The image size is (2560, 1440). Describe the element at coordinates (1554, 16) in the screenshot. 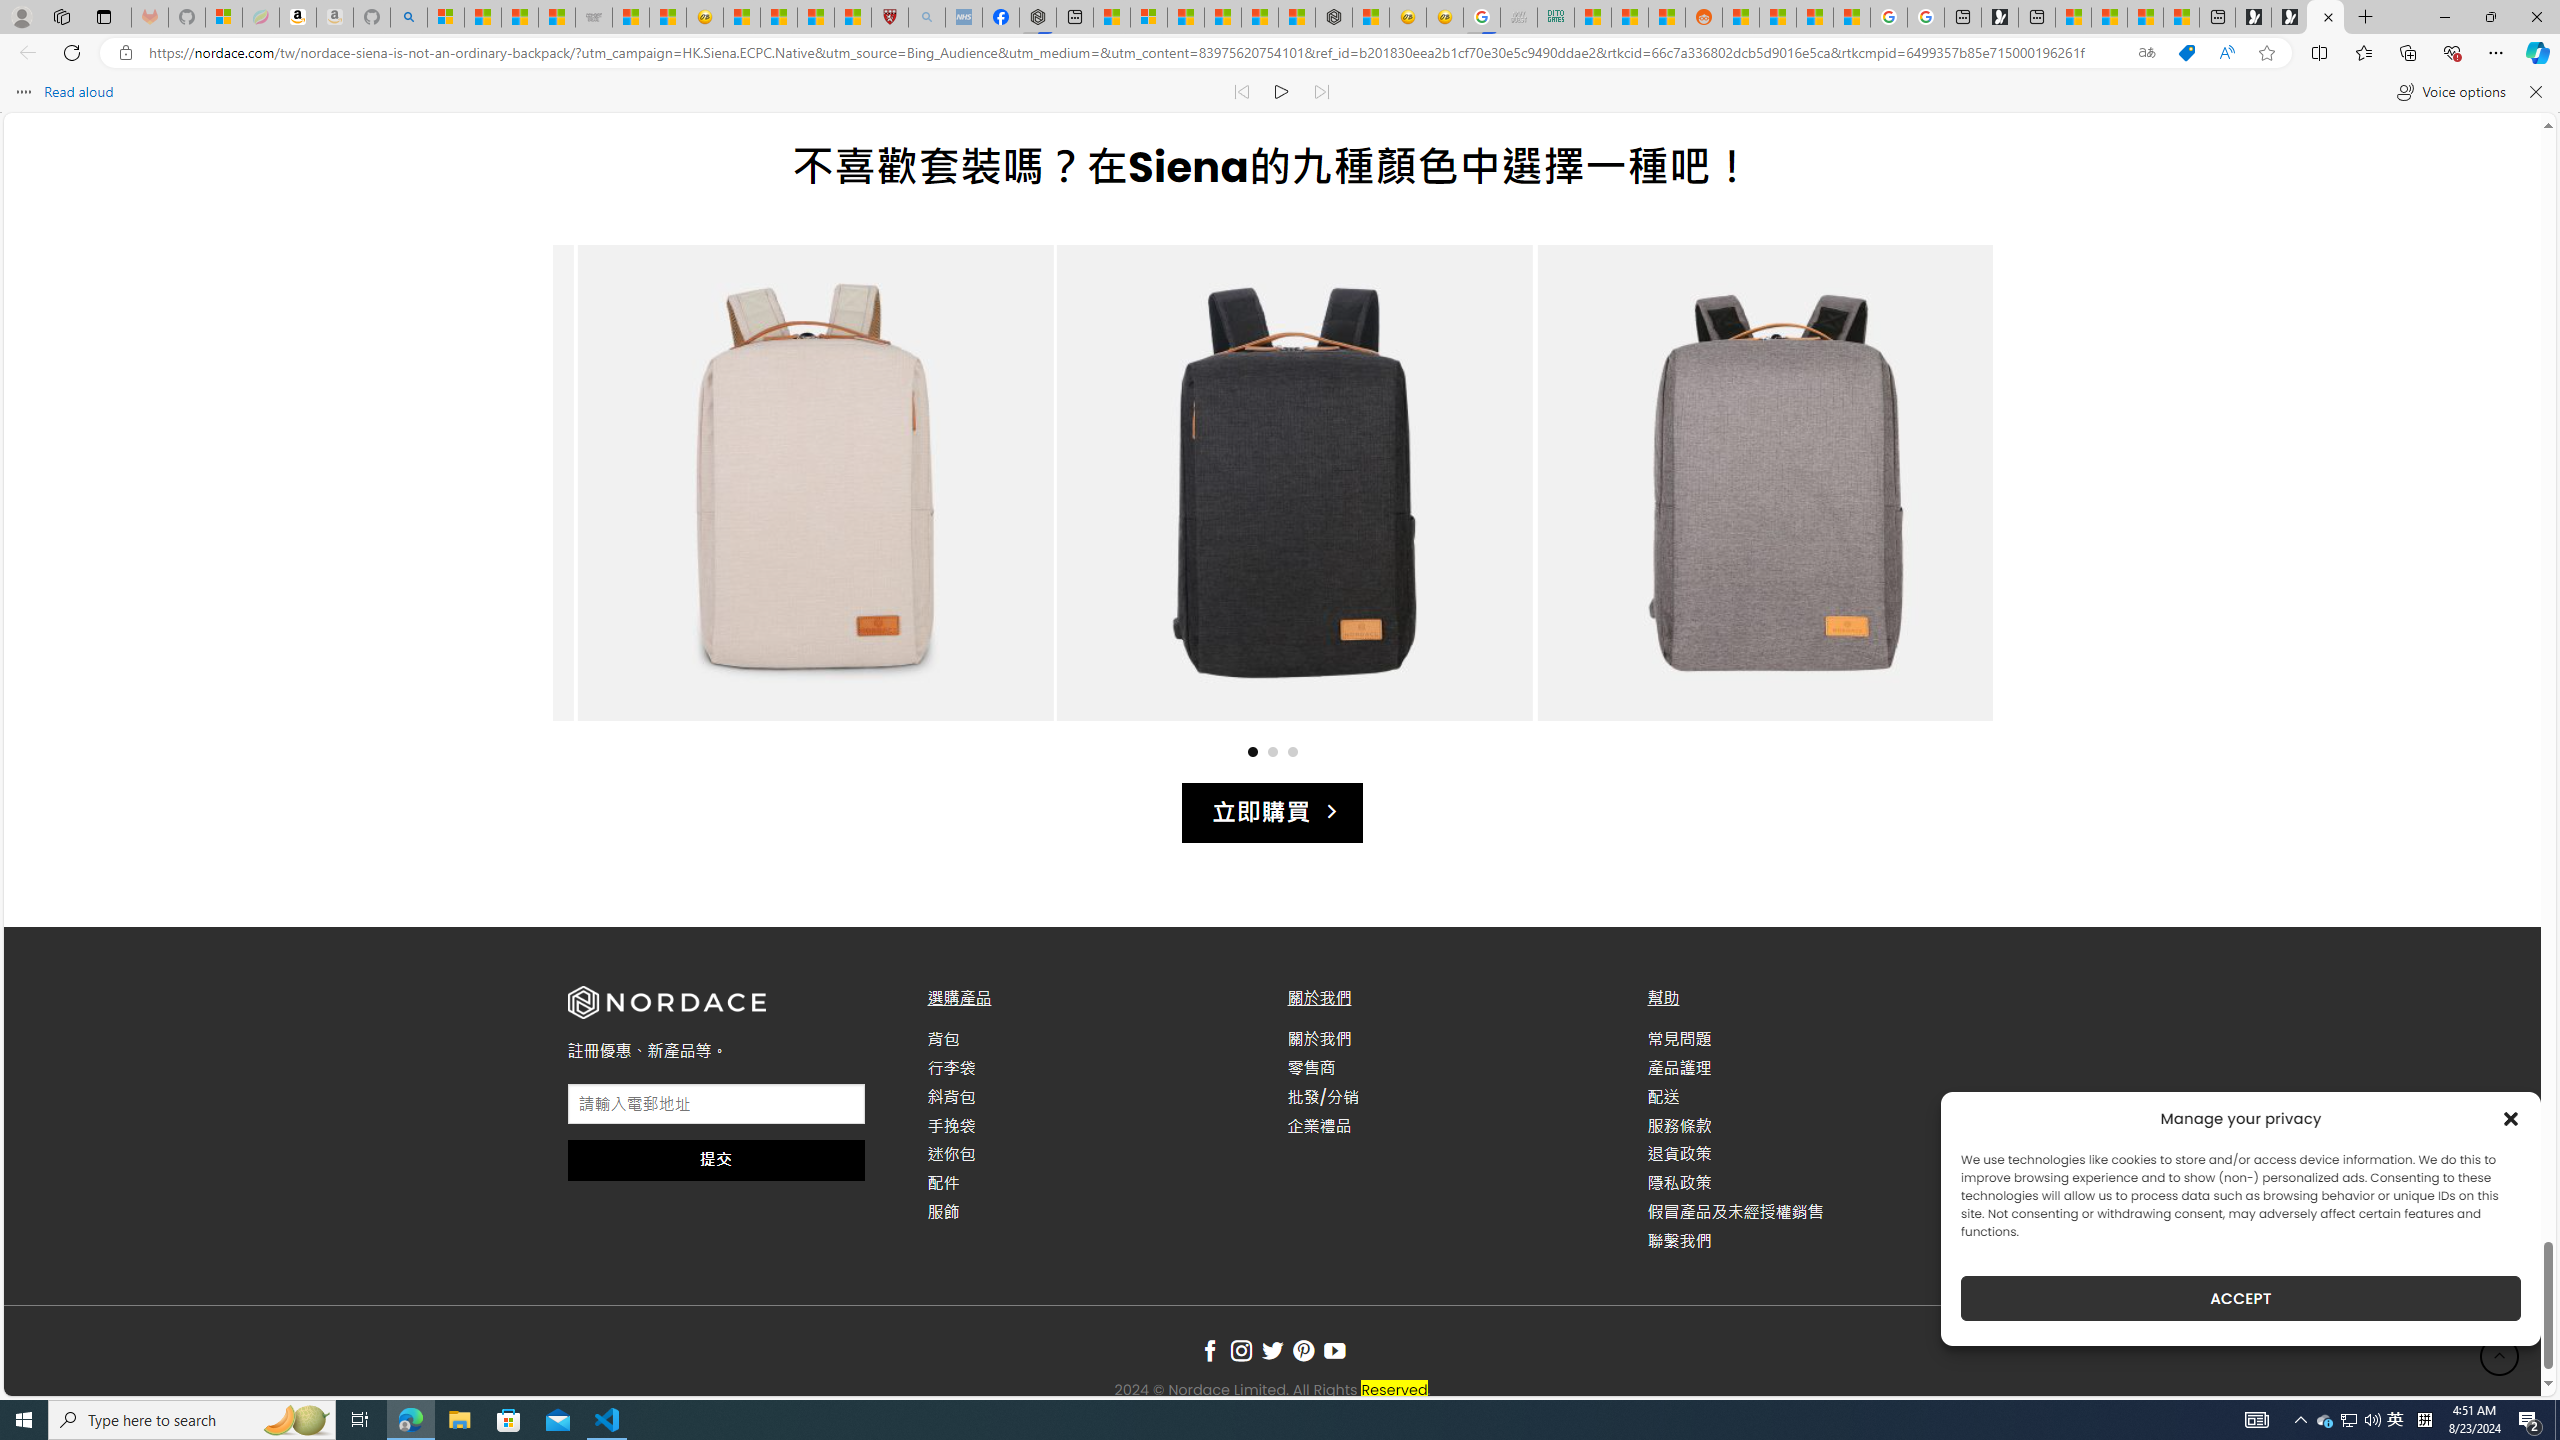

I see `'DITOGAMES AG Imprint'` at that location.